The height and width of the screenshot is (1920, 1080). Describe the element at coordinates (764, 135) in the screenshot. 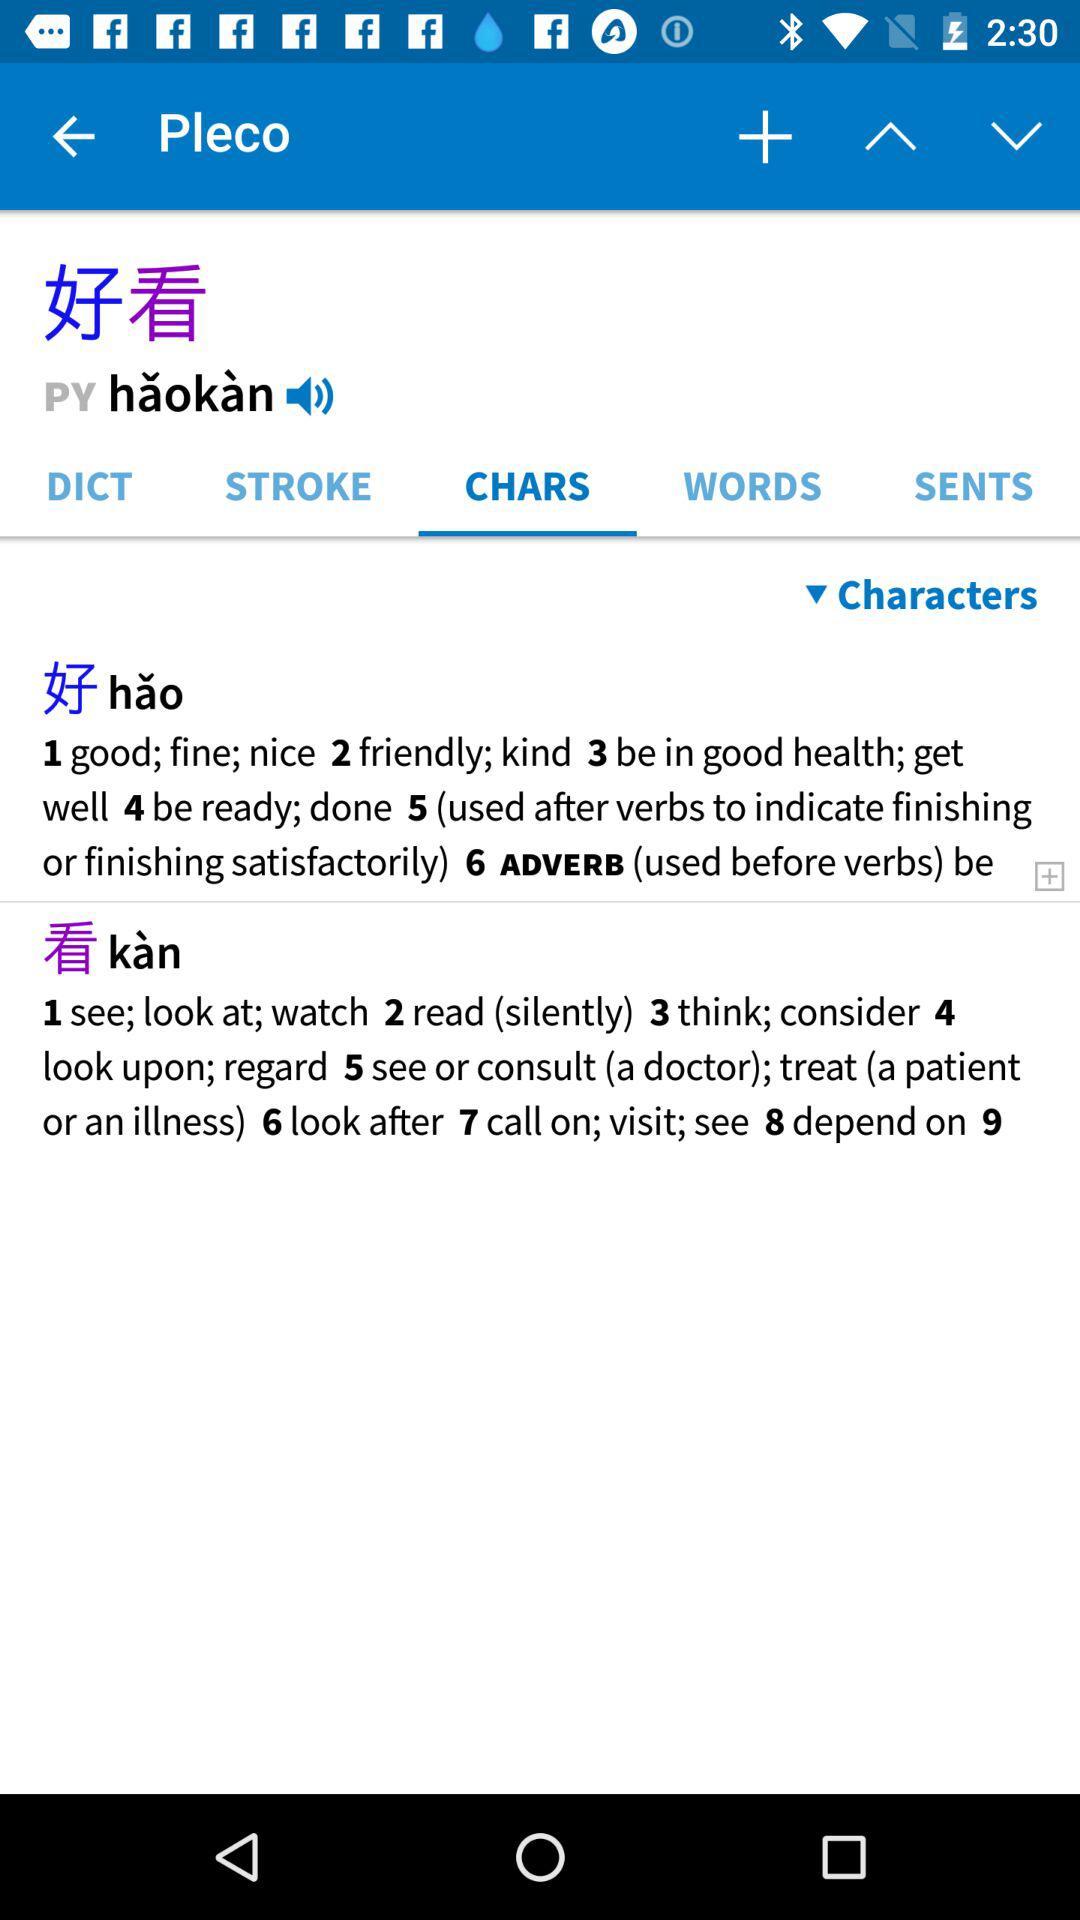

I see `the item to the right of the pleco icon` at that location.